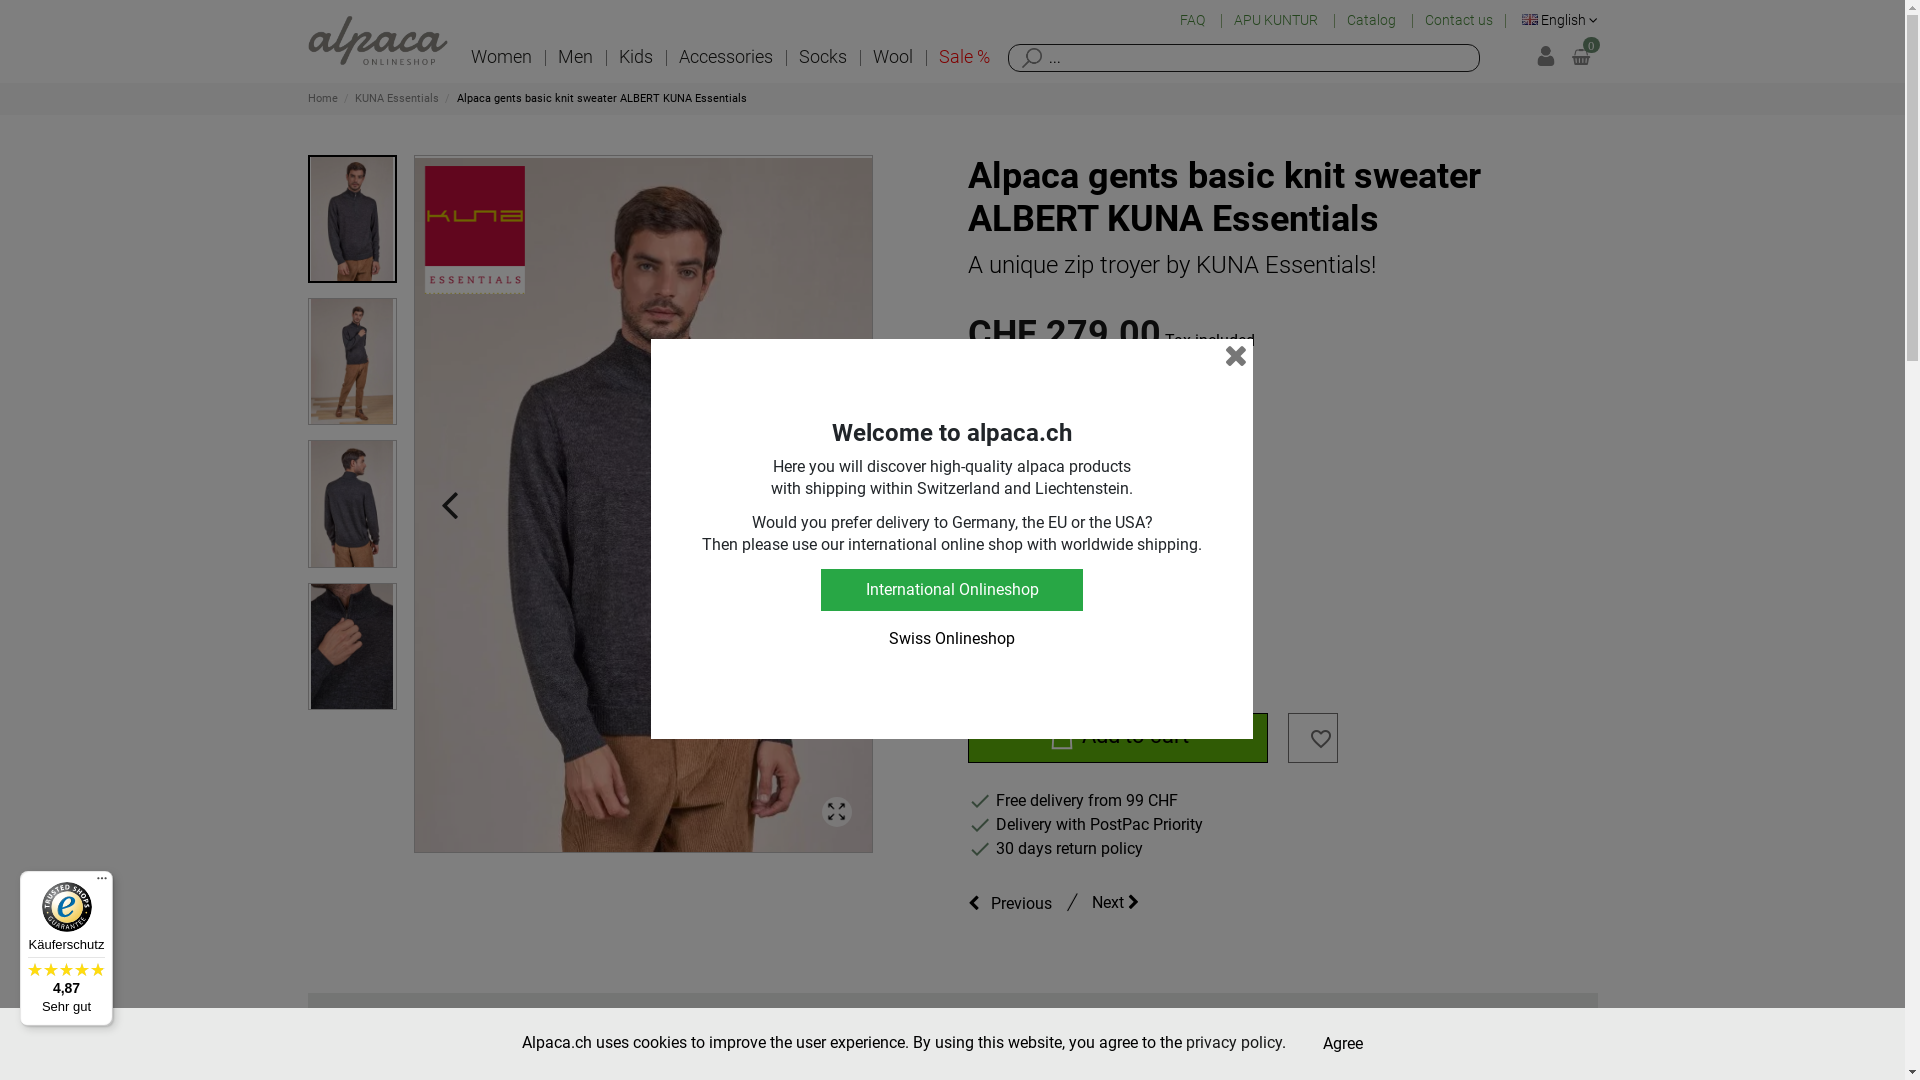 This screenshot has height=1080, width=1920. I want to click on 'Wool', so click(891, 56).